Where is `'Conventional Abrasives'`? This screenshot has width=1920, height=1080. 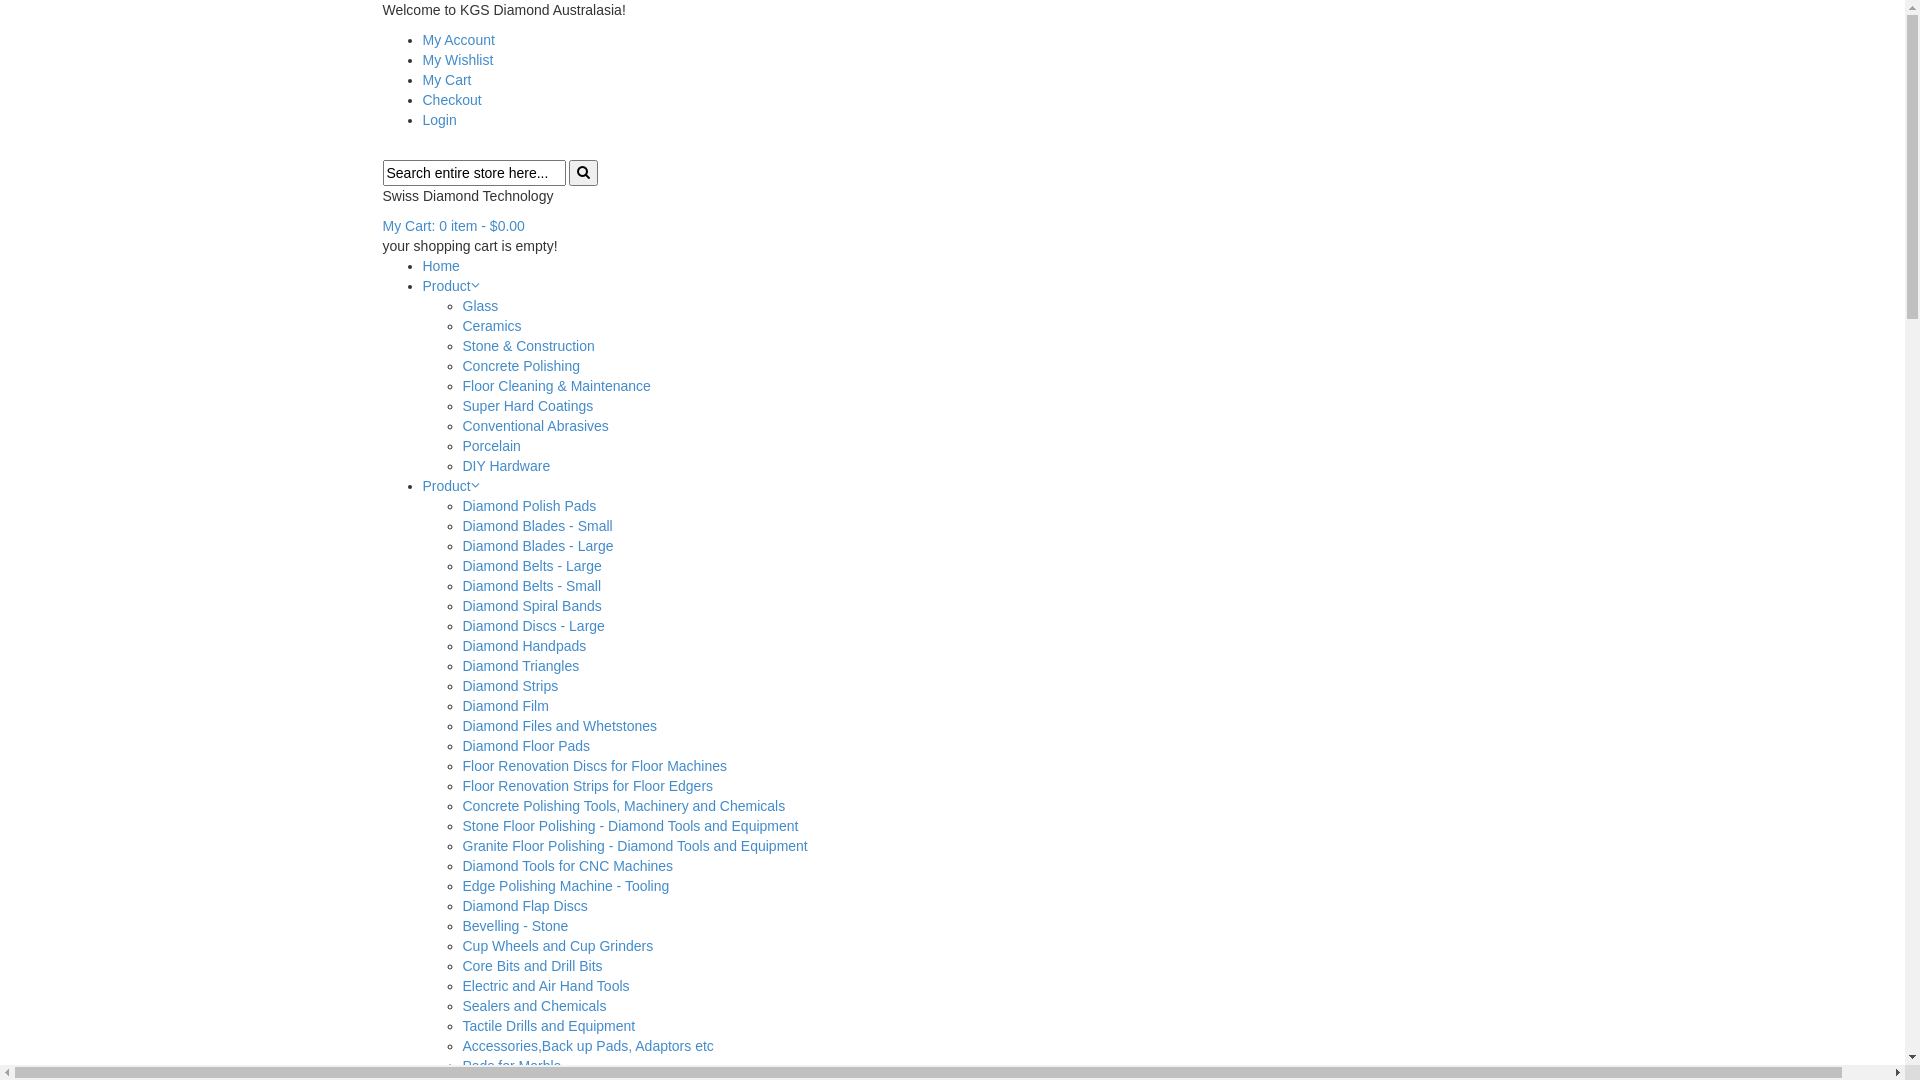
'Conventional Abrasives' is located at coordinates (534, 424).